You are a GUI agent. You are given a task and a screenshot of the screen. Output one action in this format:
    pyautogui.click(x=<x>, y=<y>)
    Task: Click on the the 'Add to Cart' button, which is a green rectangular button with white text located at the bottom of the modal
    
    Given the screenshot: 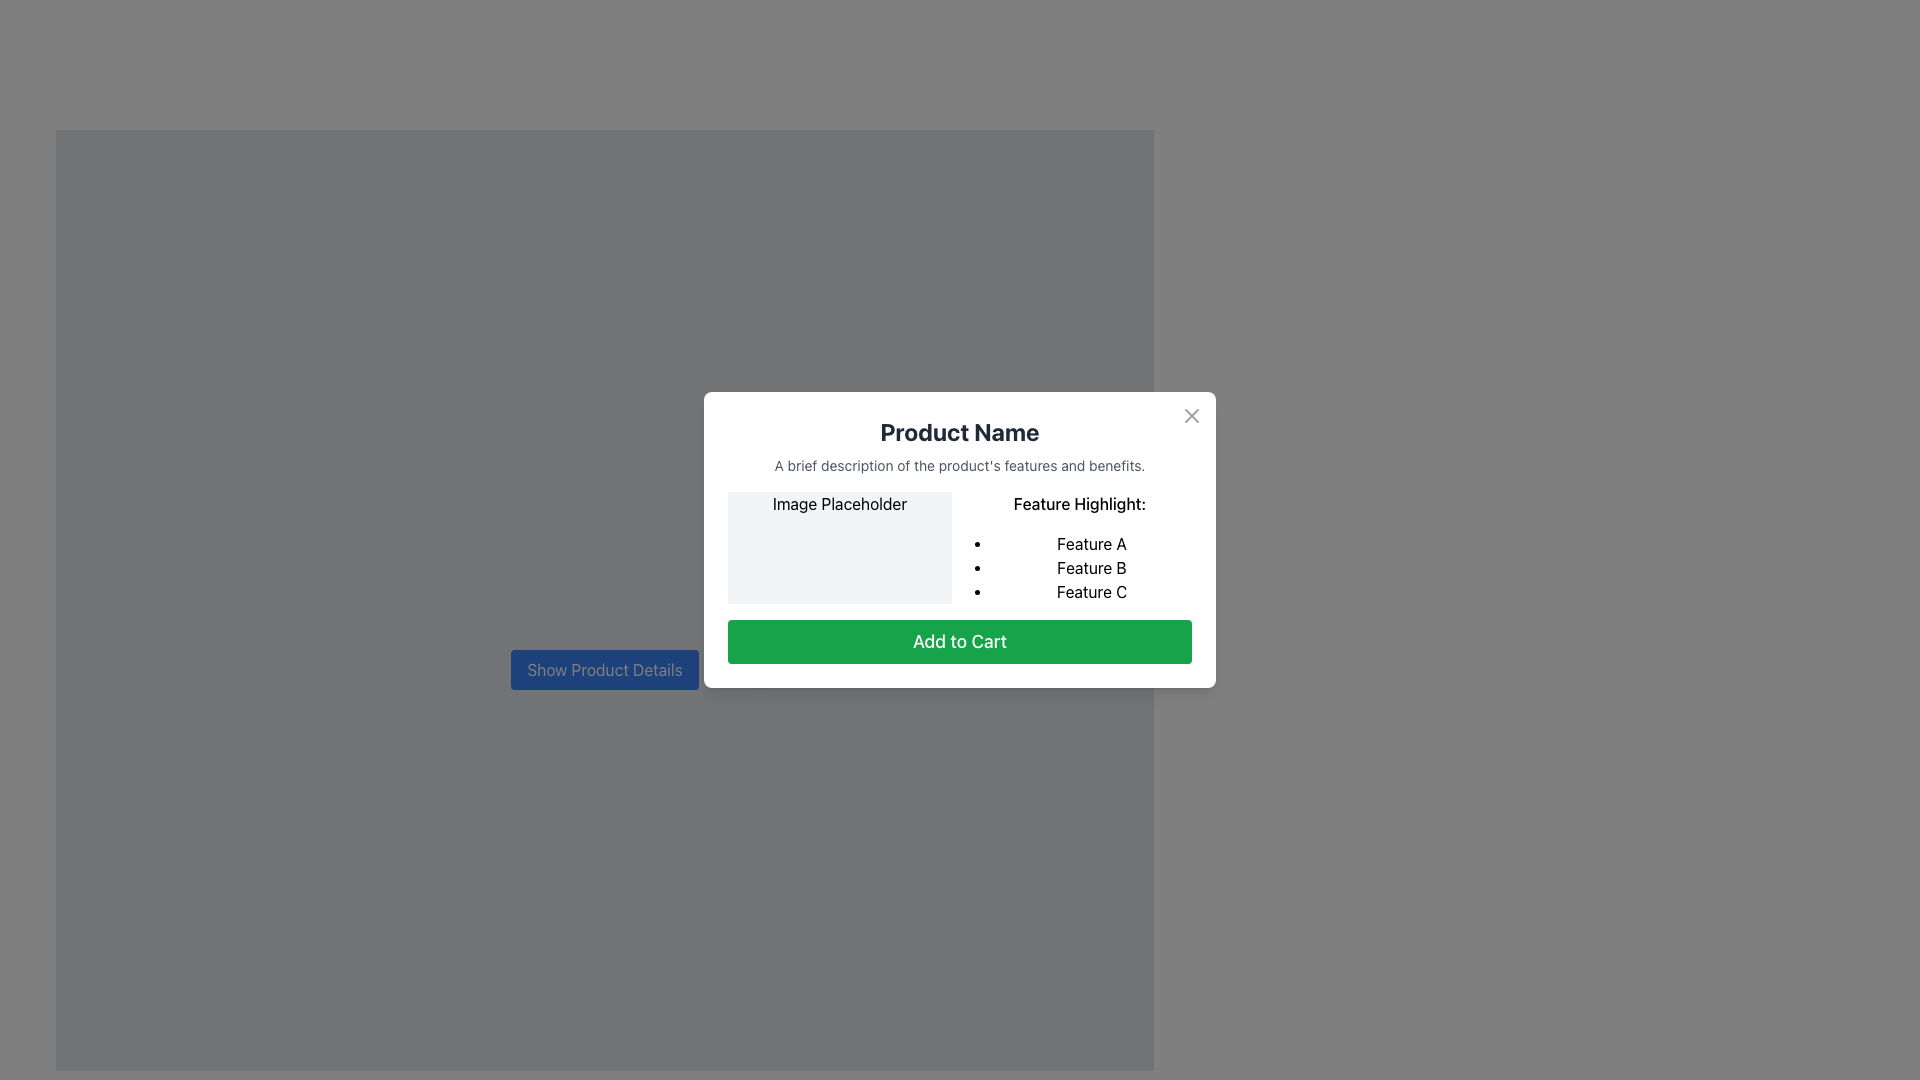 What is the action you would take?
    pyautogui.click(x=960, y=641)
    